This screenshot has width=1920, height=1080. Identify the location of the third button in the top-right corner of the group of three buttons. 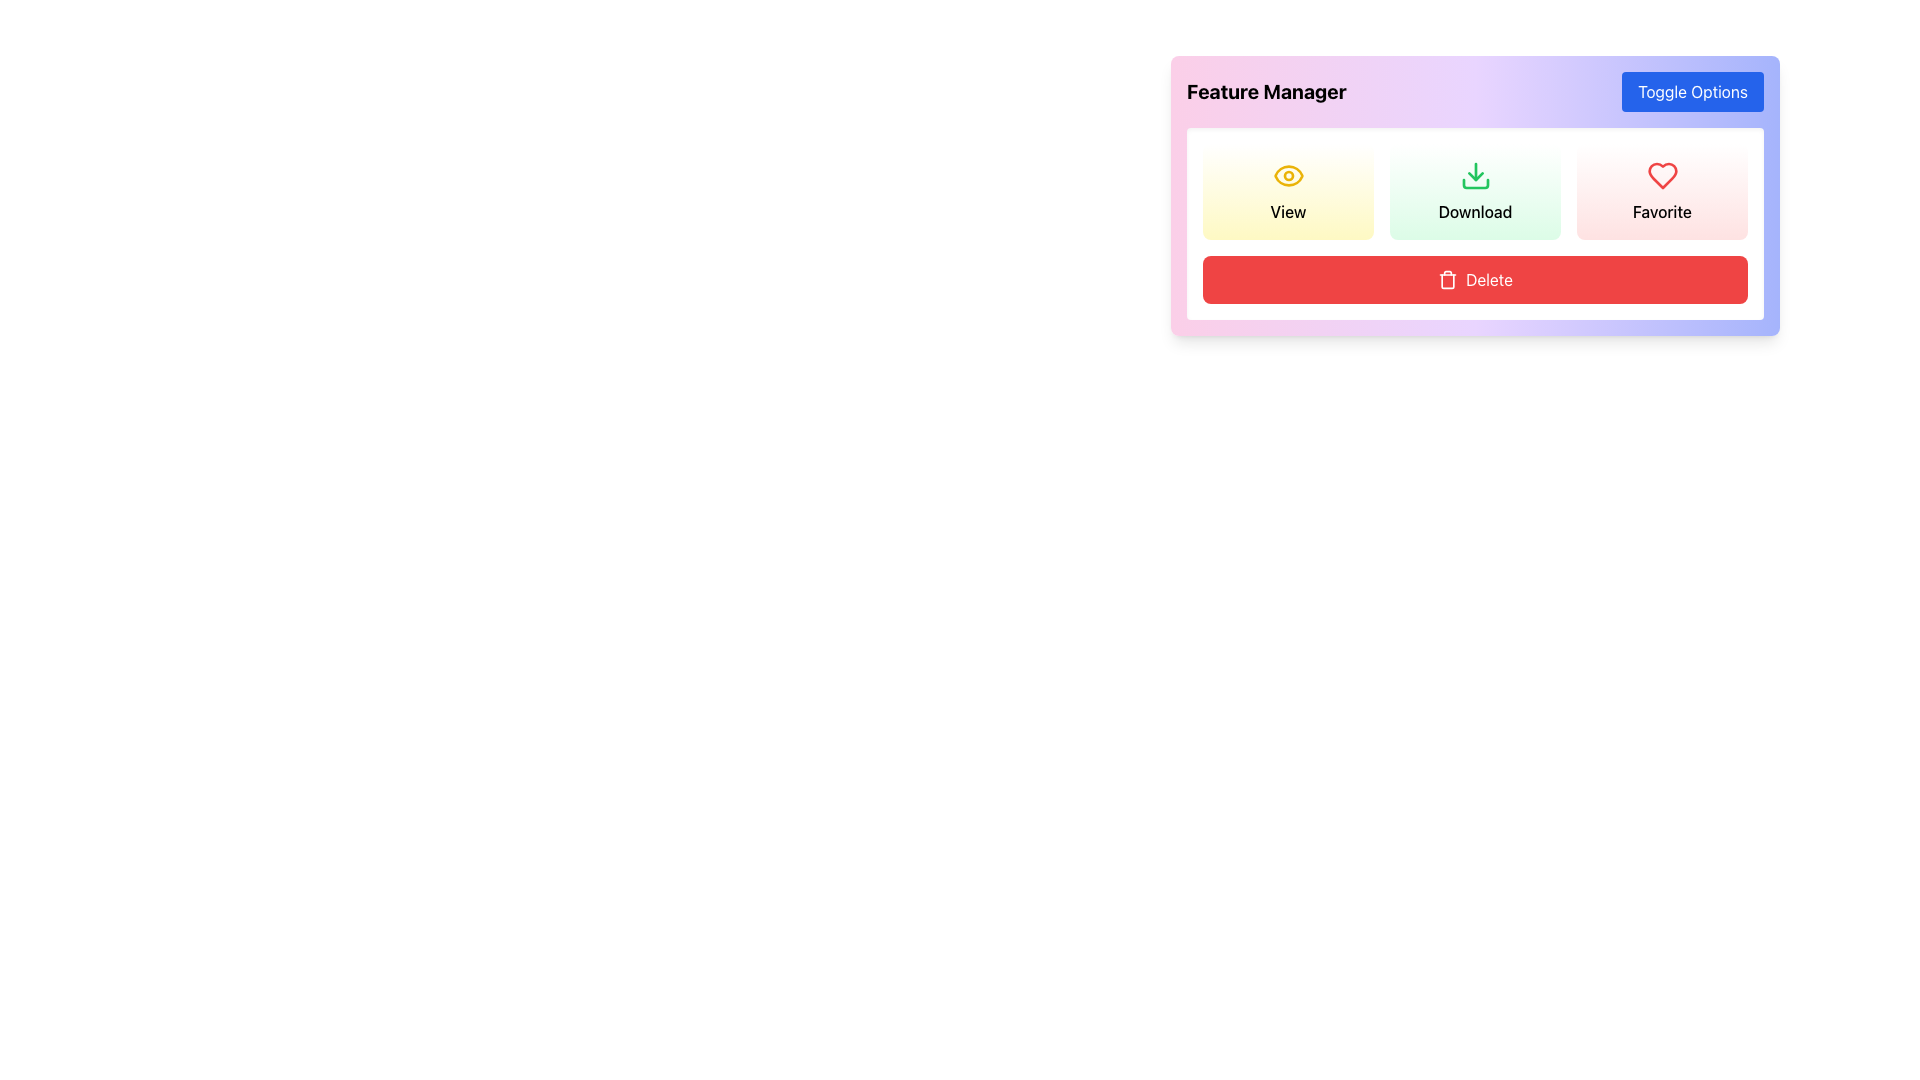
(1662, 192).